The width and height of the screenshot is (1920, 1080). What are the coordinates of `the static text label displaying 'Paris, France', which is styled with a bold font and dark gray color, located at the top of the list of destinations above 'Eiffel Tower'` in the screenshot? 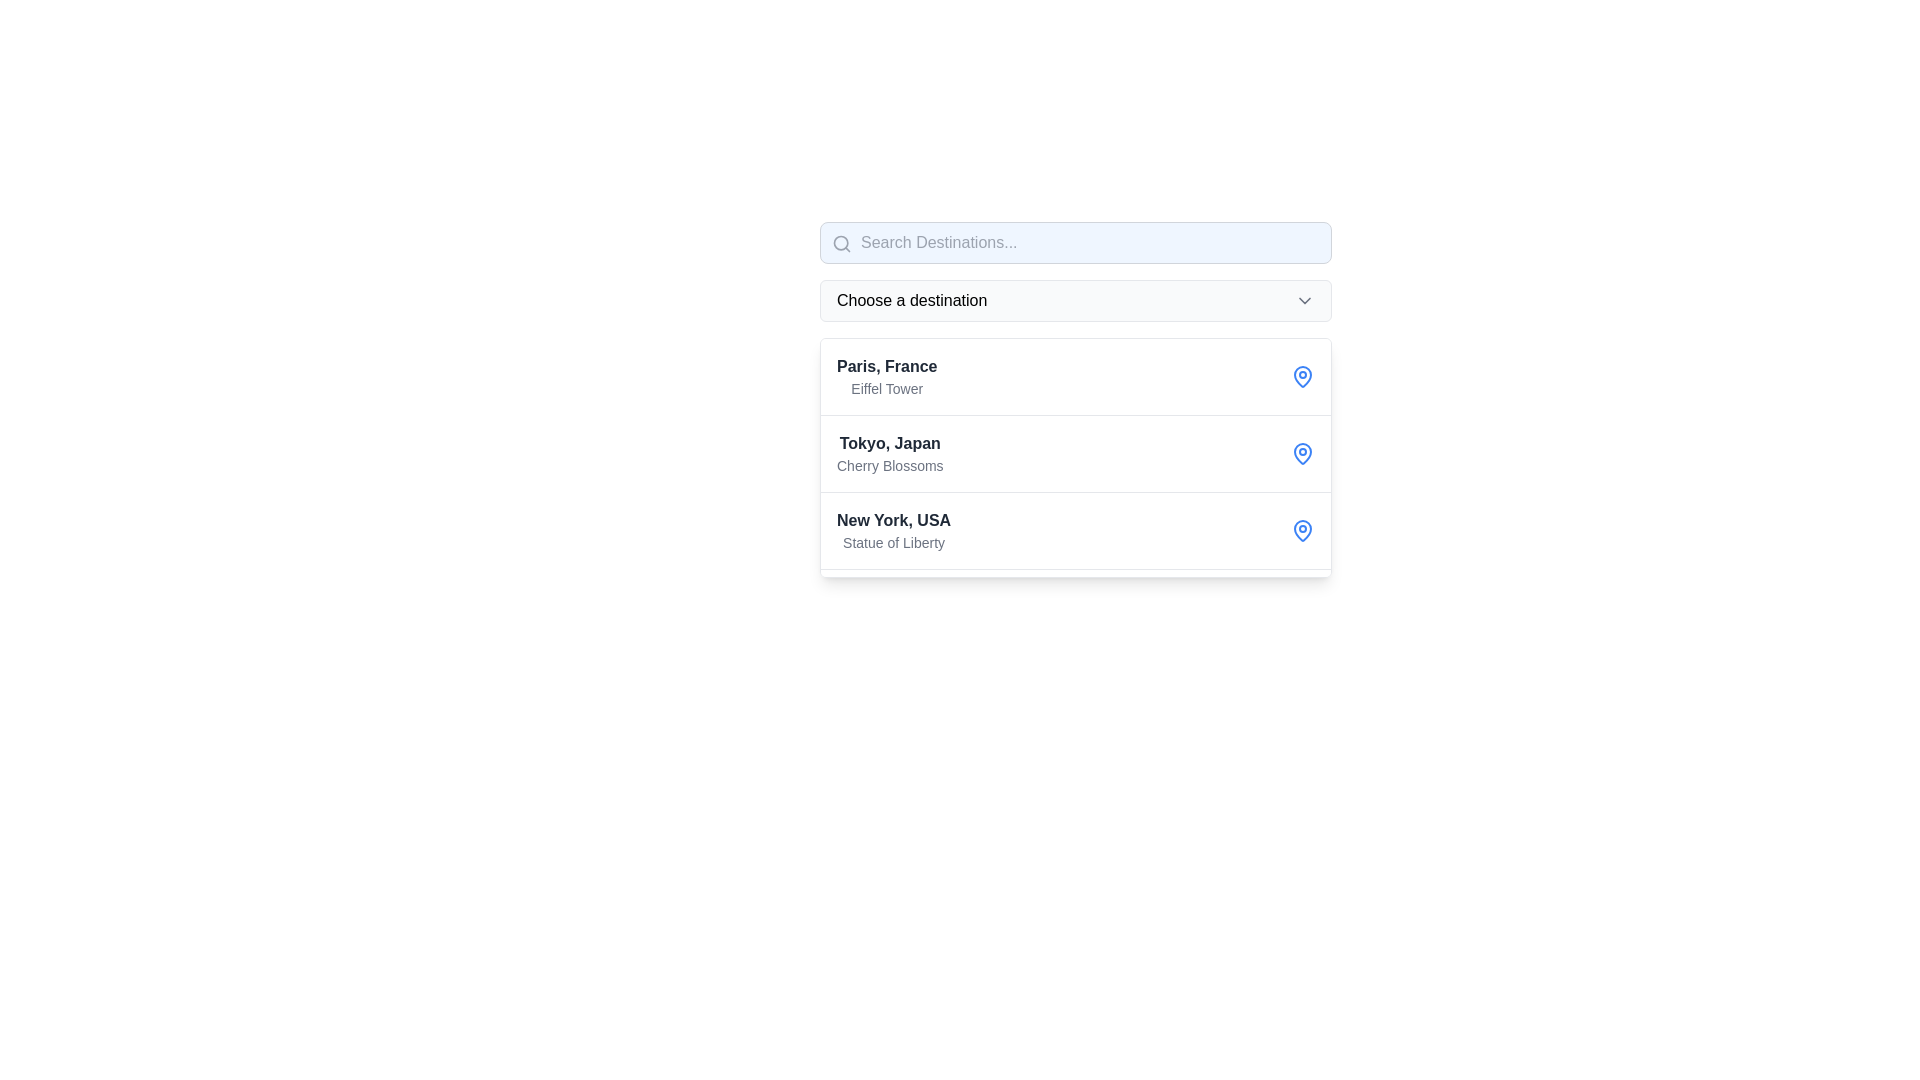 It's located at (886, 366).